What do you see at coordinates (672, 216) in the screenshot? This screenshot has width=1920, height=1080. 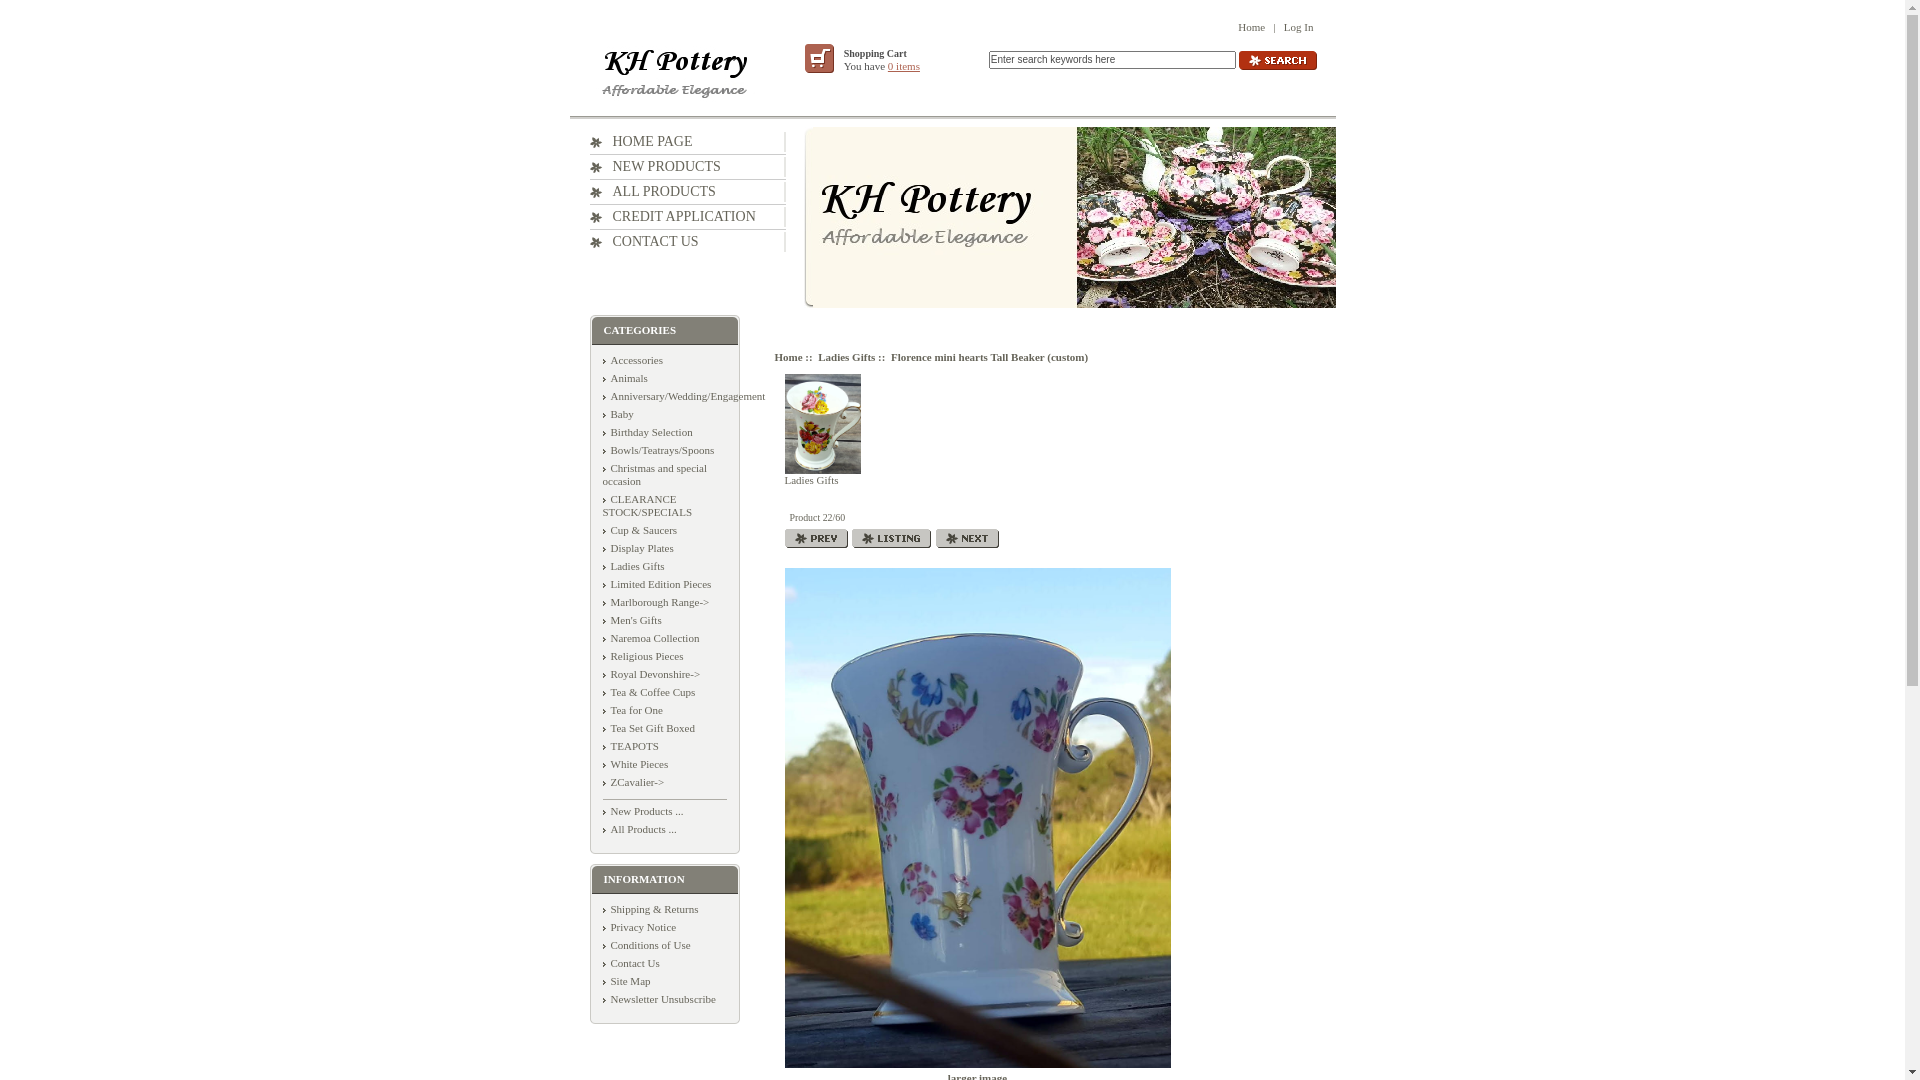 I see `'CREDIT APPLICATION'` at bounding box center [672, 216].